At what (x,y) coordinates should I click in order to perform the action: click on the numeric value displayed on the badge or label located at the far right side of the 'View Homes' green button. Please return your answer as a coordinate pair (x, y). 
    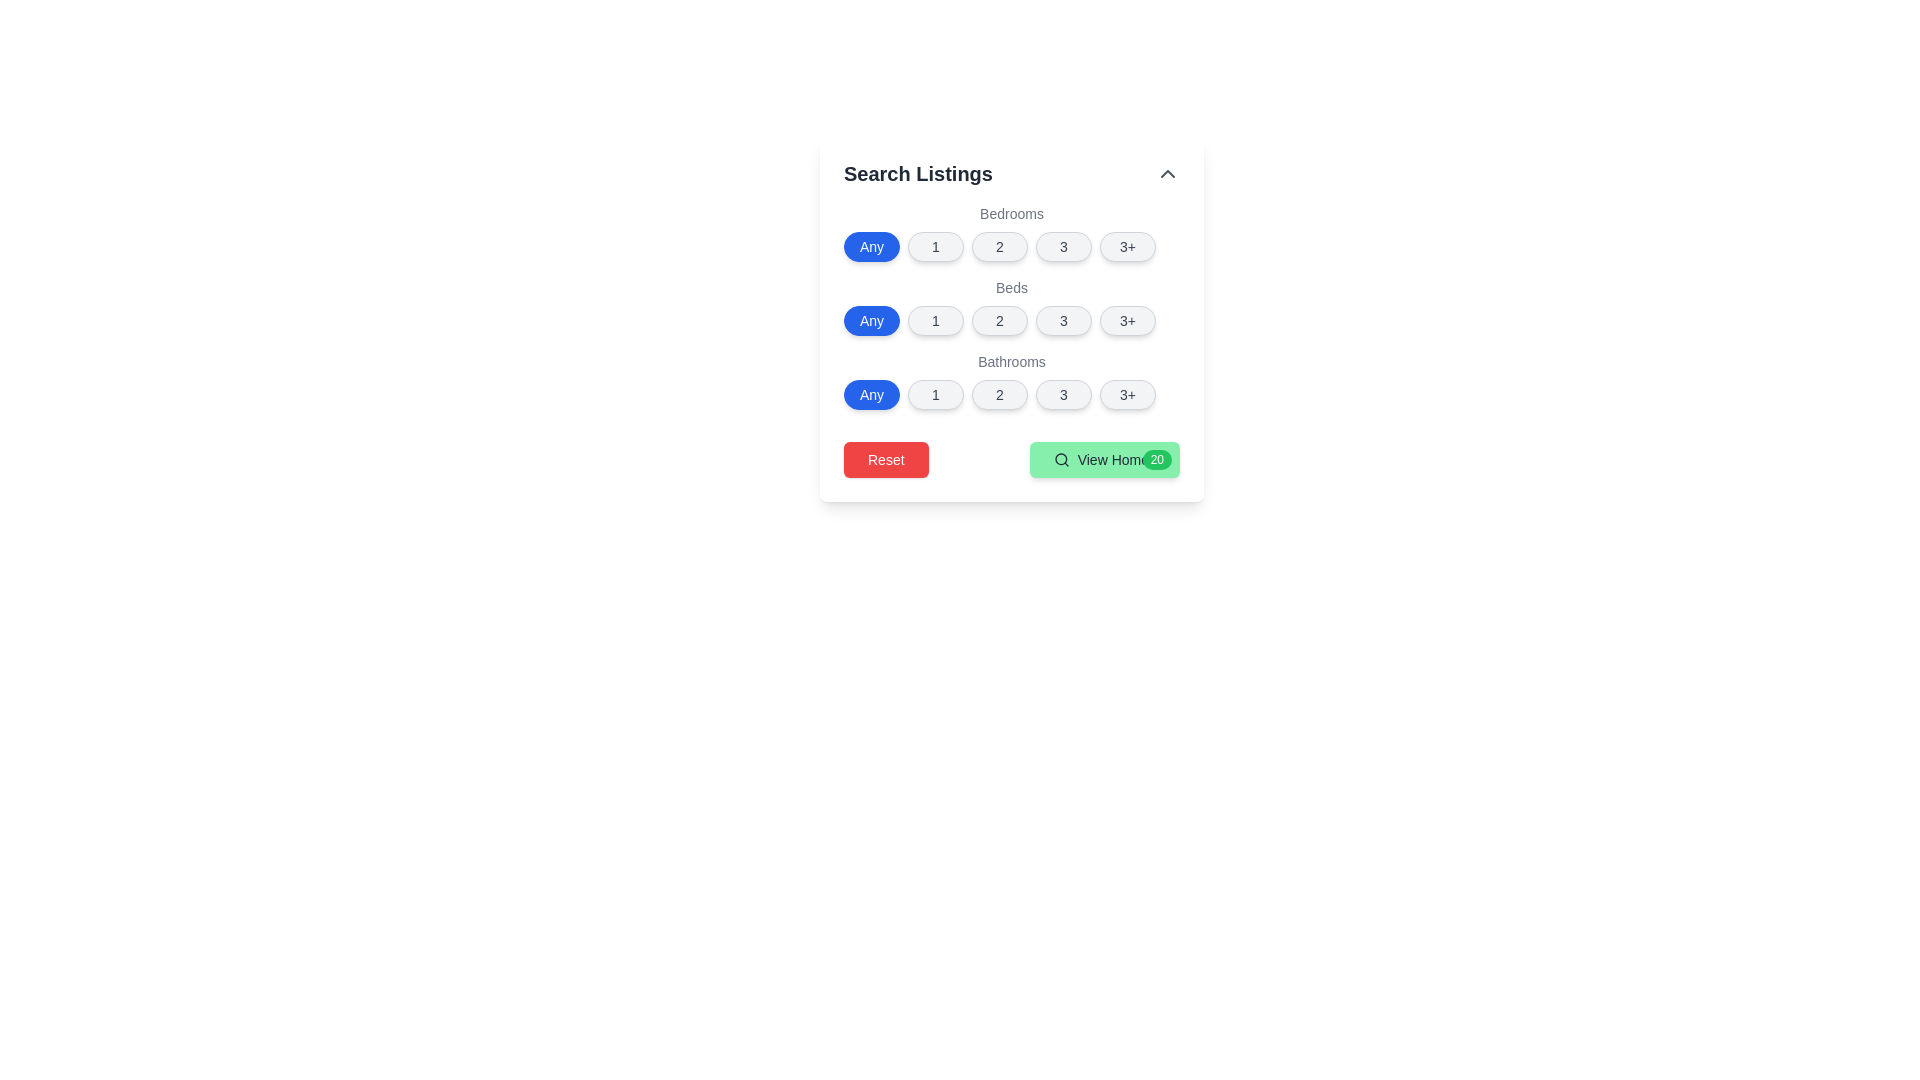
    Looking at the image, I should click on (1157, 459).